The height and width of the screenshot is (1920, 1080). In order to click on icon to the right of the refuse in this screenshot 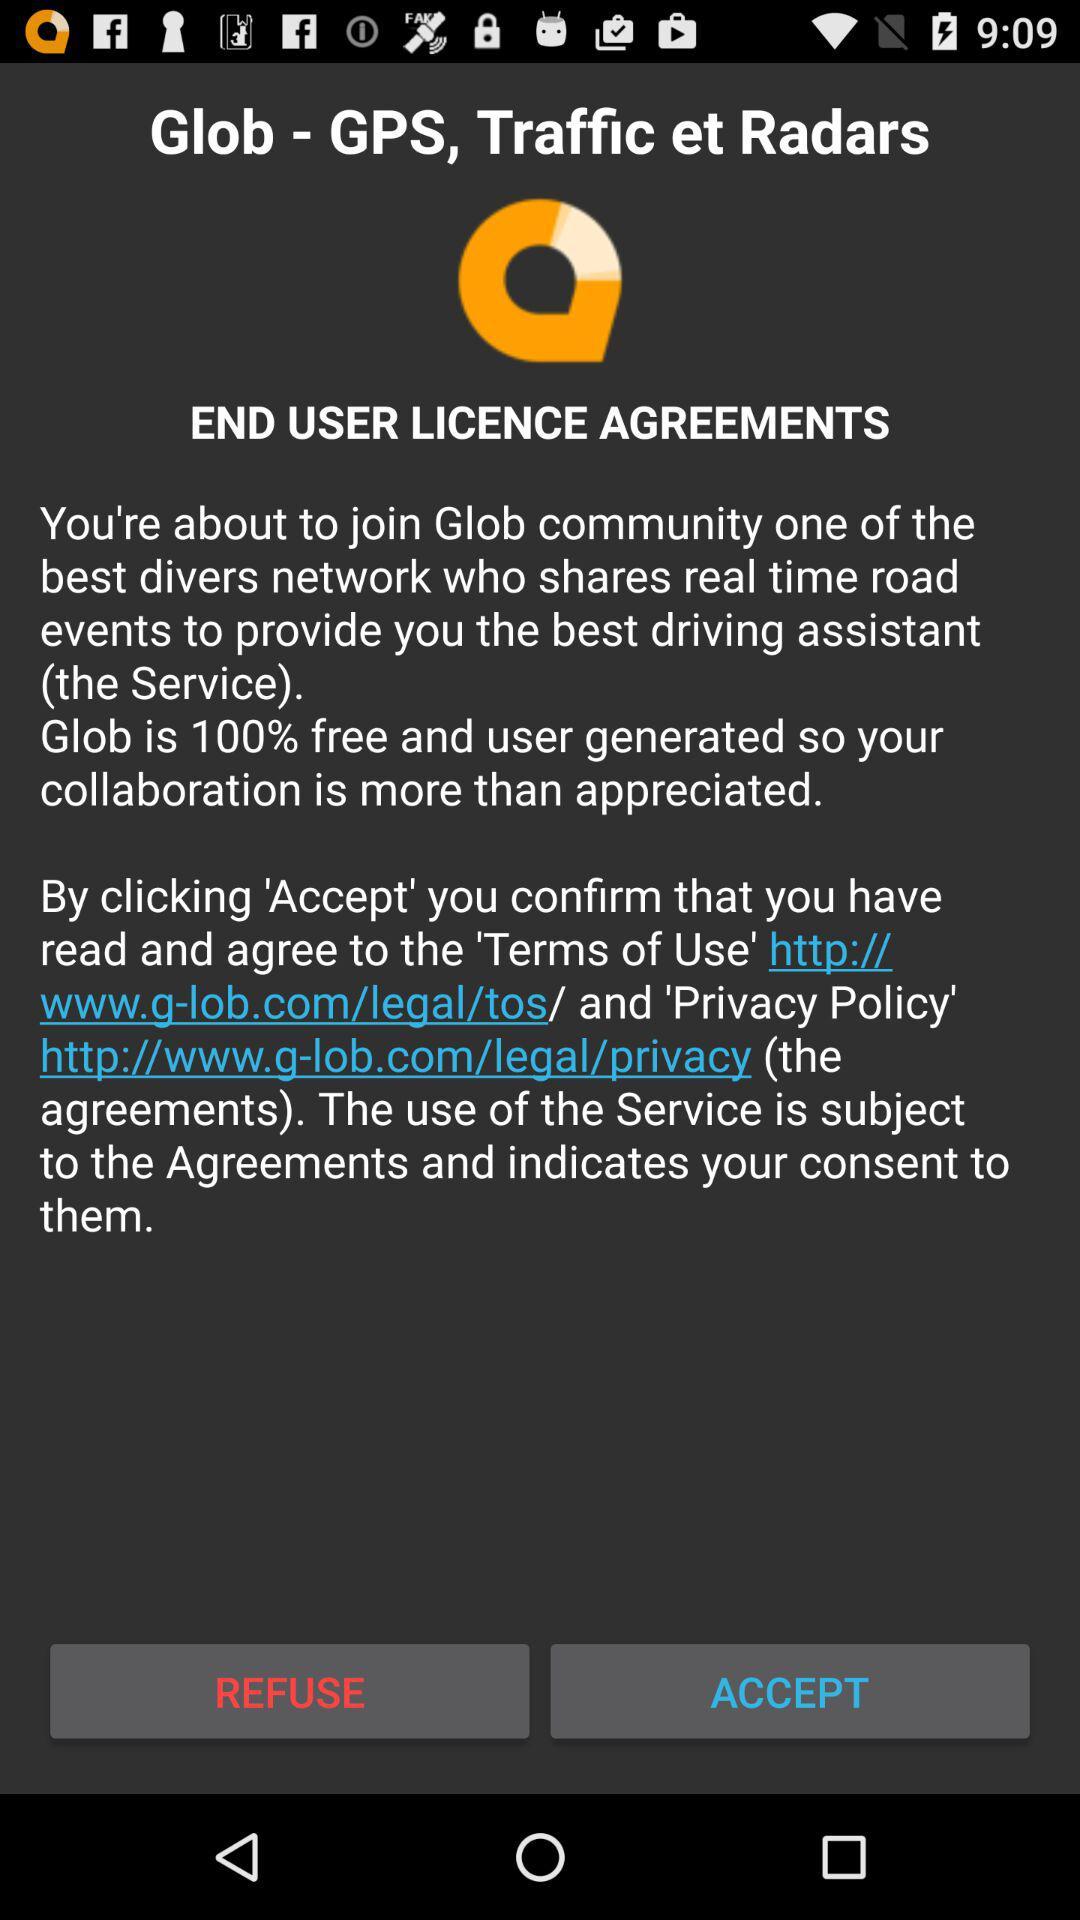, I will do `click(789, 1690)`.